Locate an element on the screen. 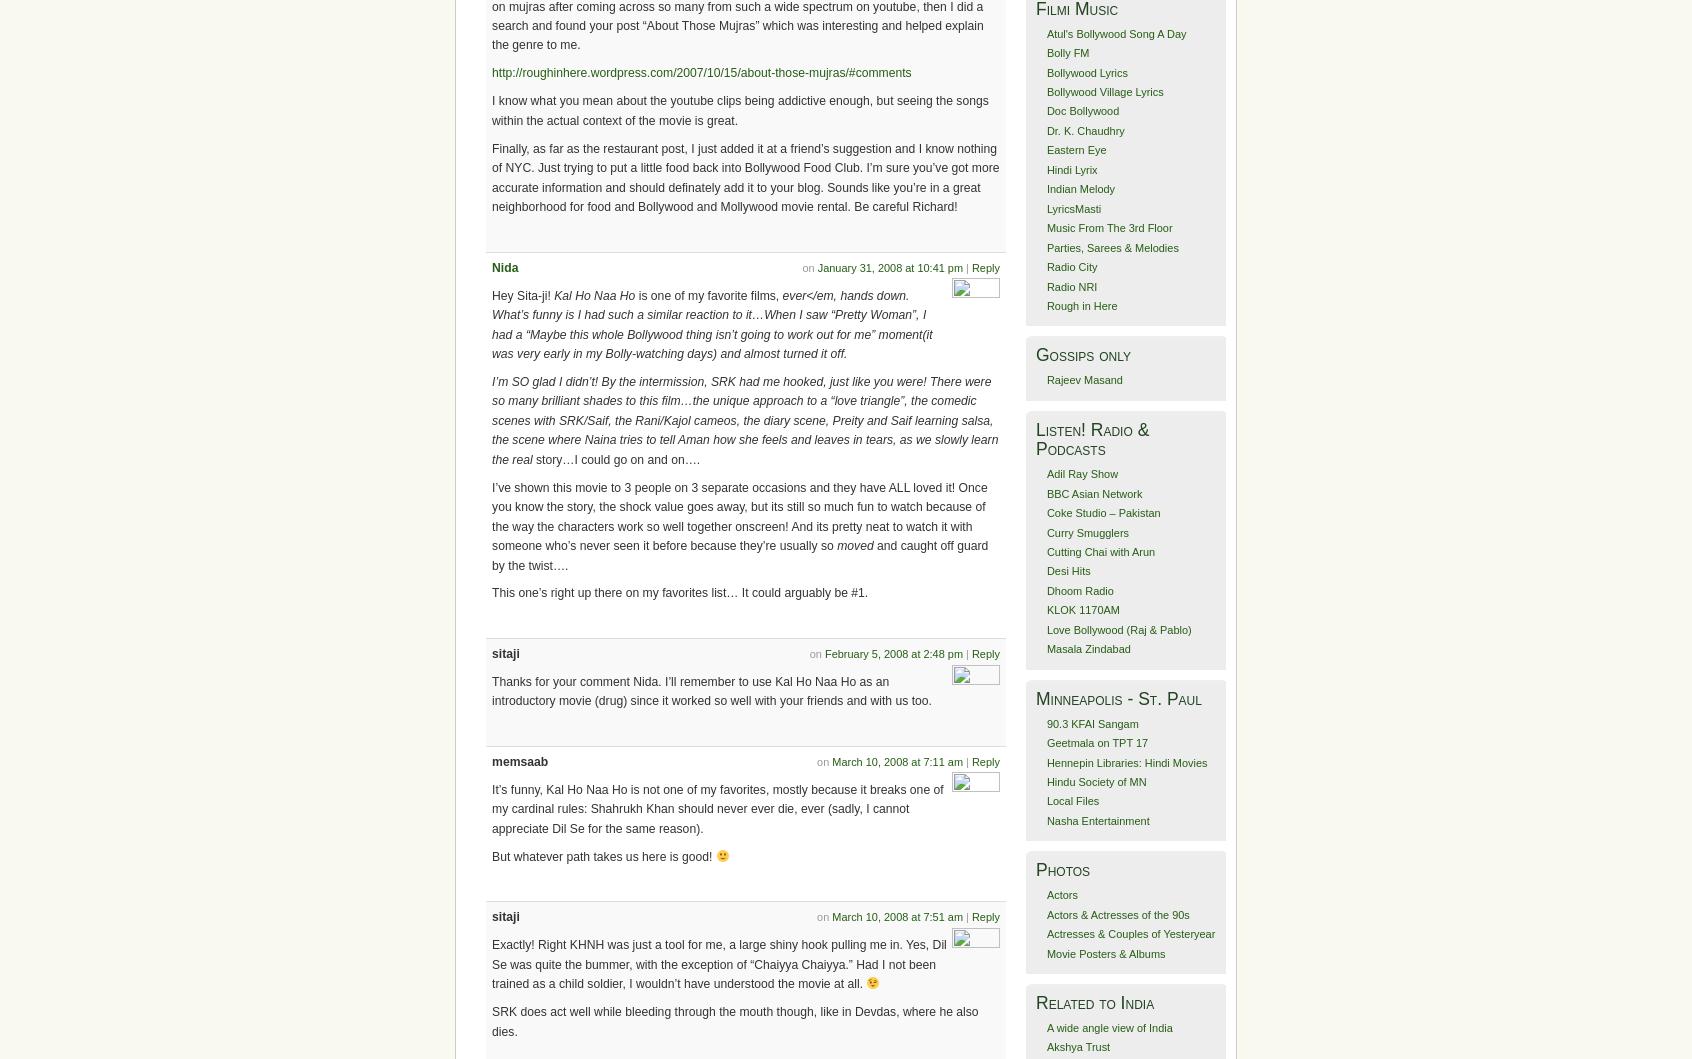  'February 5, 2008 at 2:48 pm' is located at coordinates (893, 654).